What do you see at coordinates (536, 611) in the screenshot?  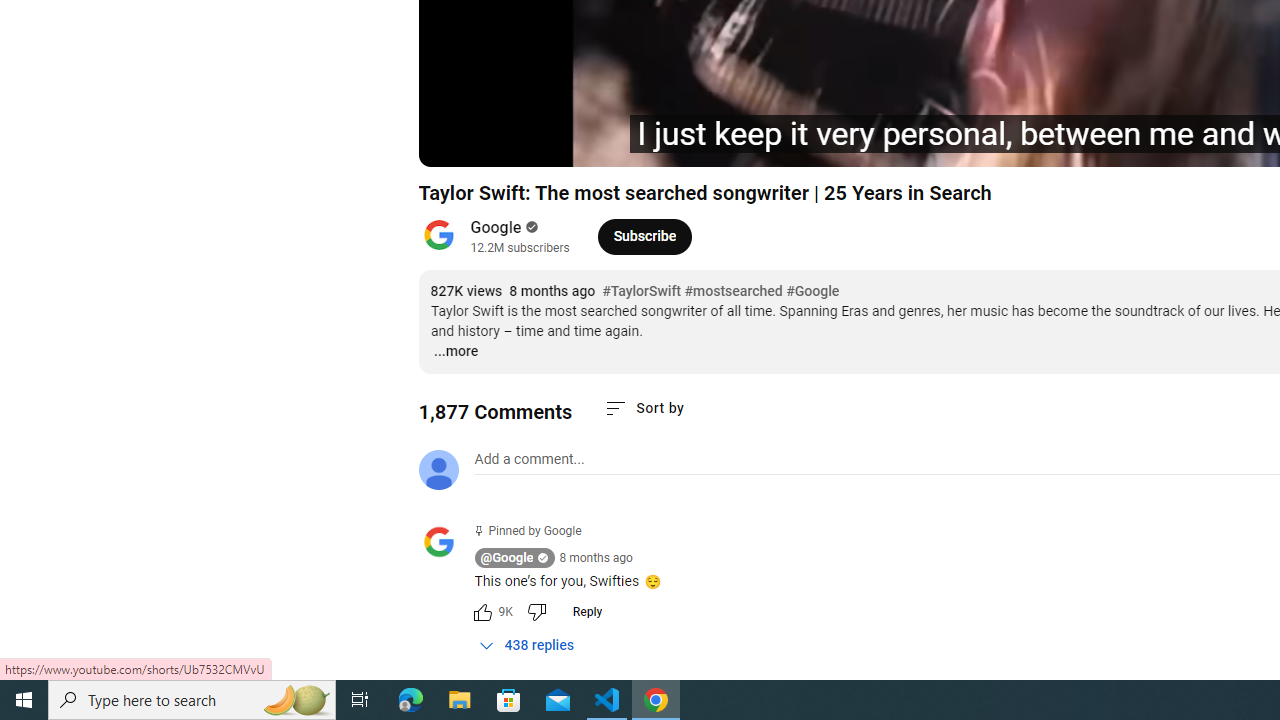 I see `'Dislike this comment'` at bounding box center [536, 611].